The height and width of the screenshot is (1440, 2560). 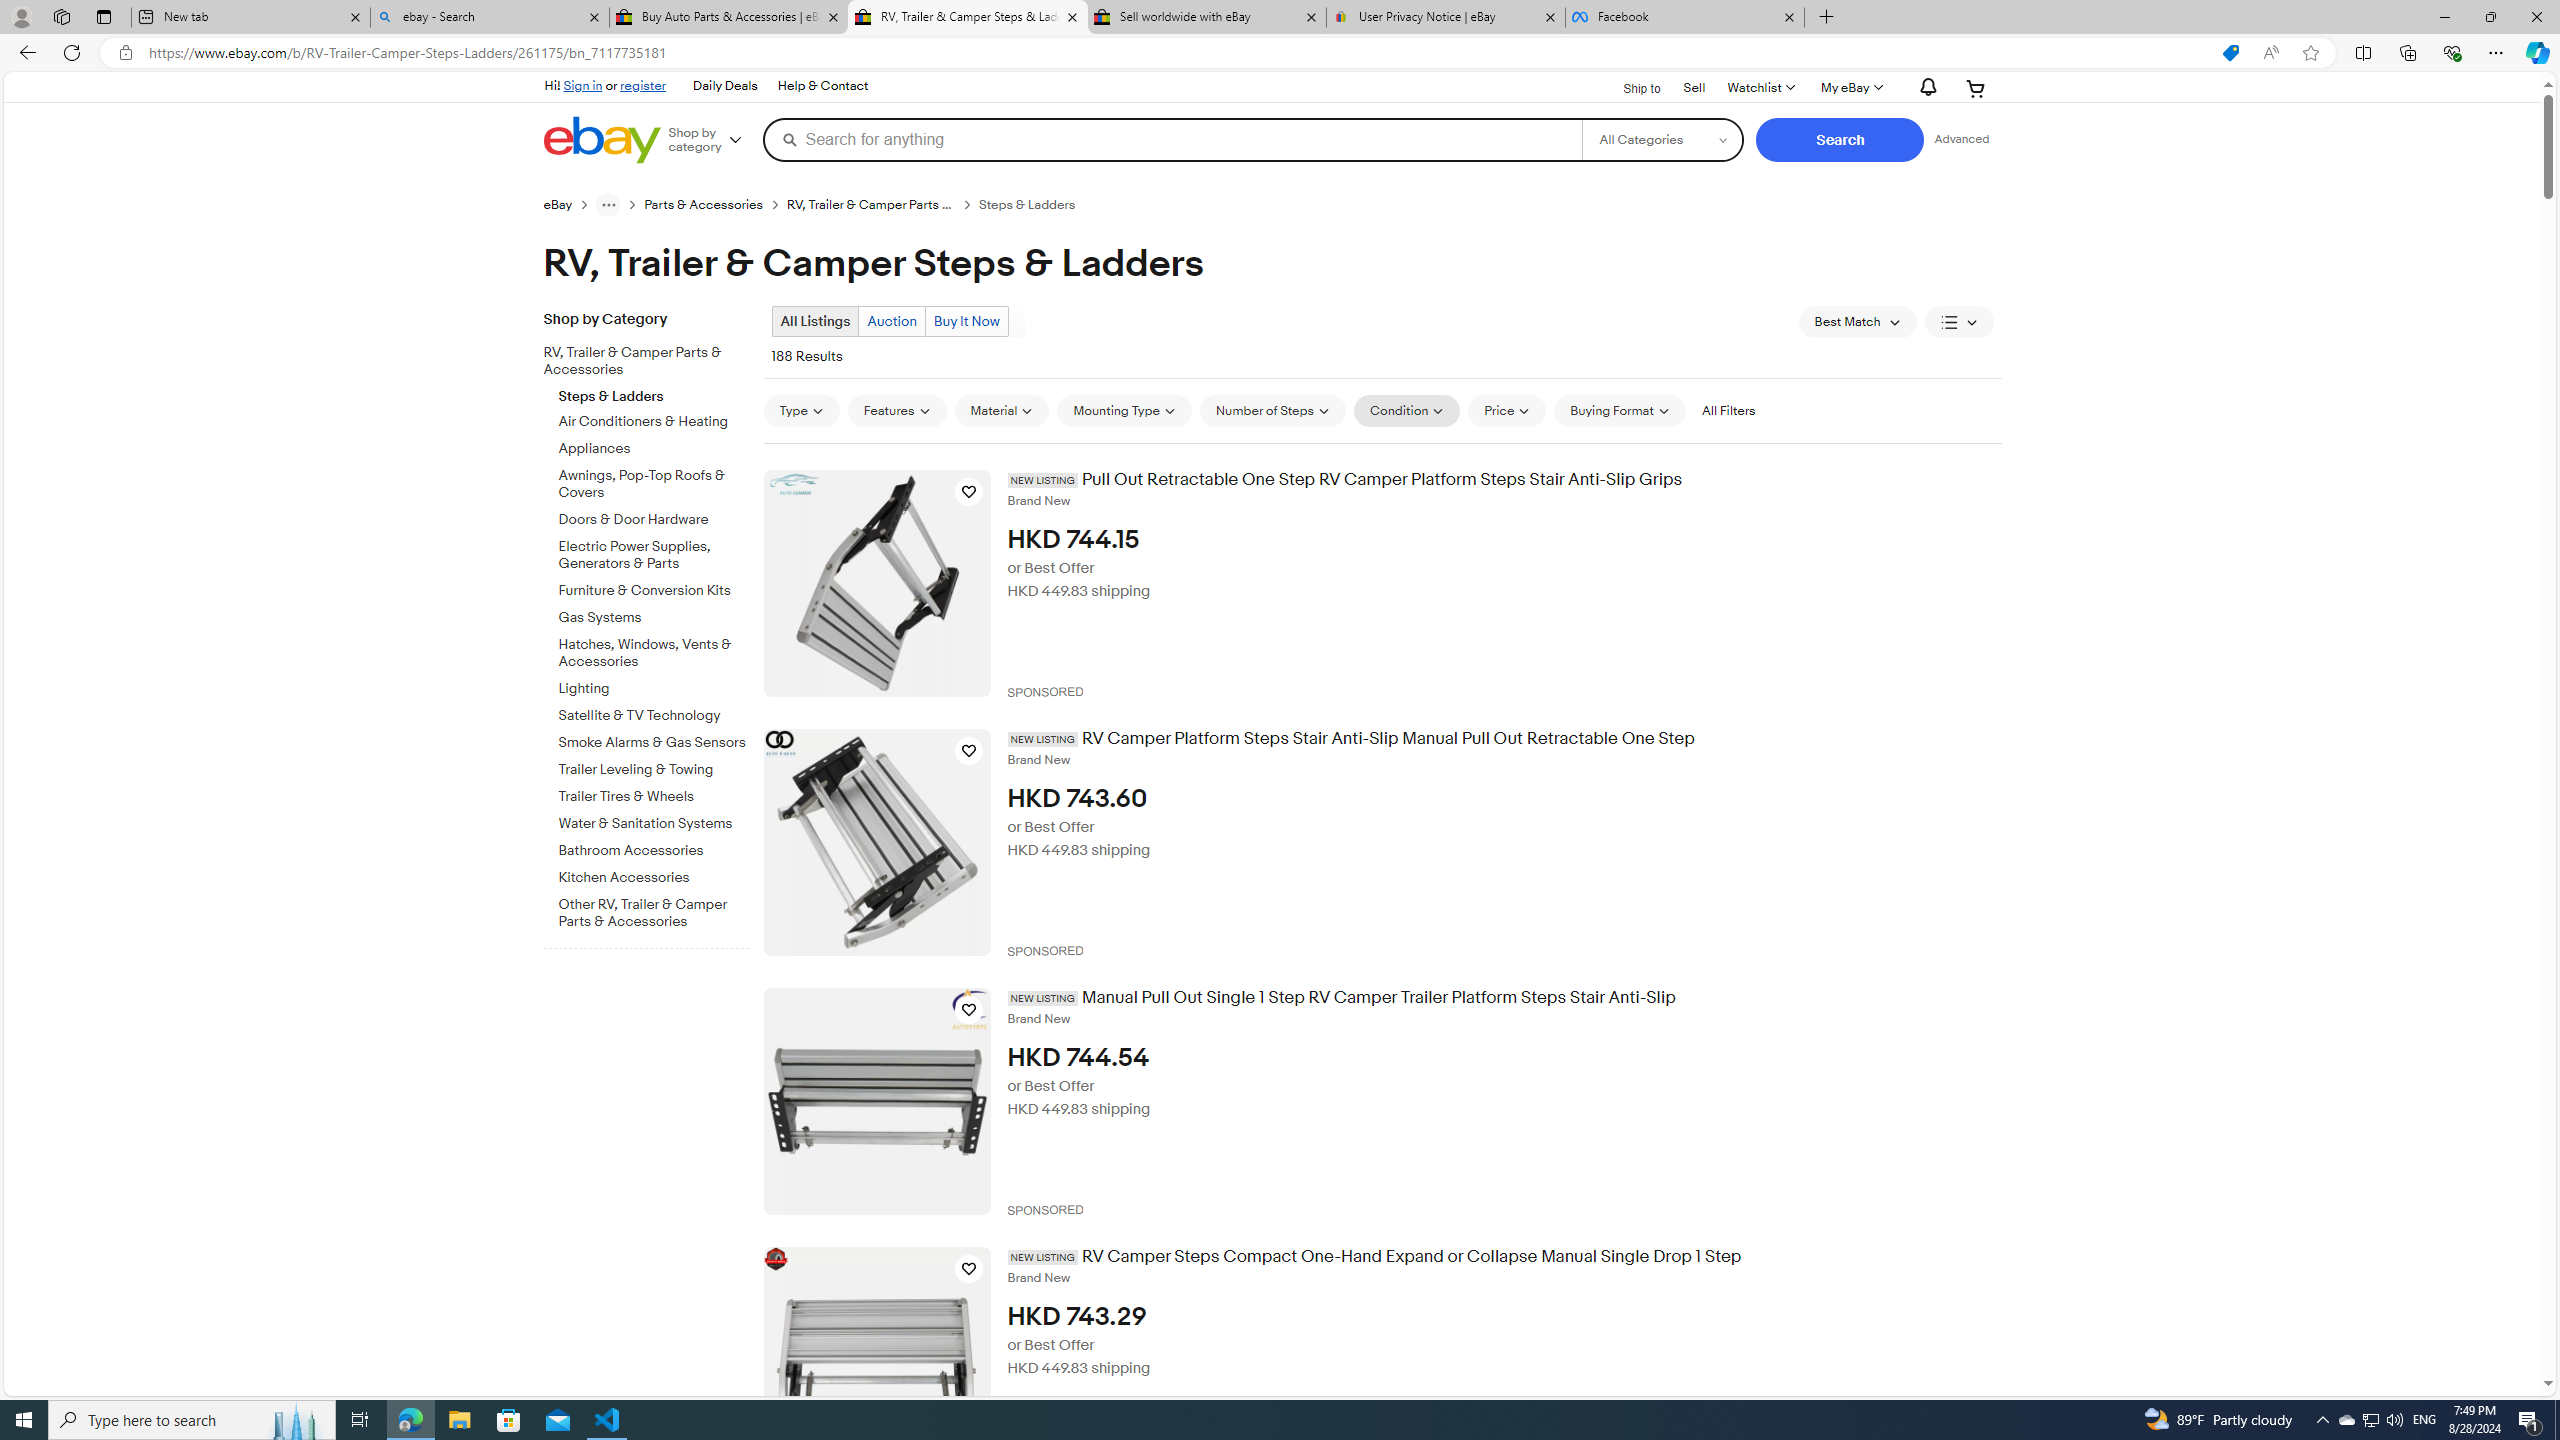 What do you see at coordinates (815, 321) in the screenshot?
I see `'All Listings'` at bounding box center [815, 321].